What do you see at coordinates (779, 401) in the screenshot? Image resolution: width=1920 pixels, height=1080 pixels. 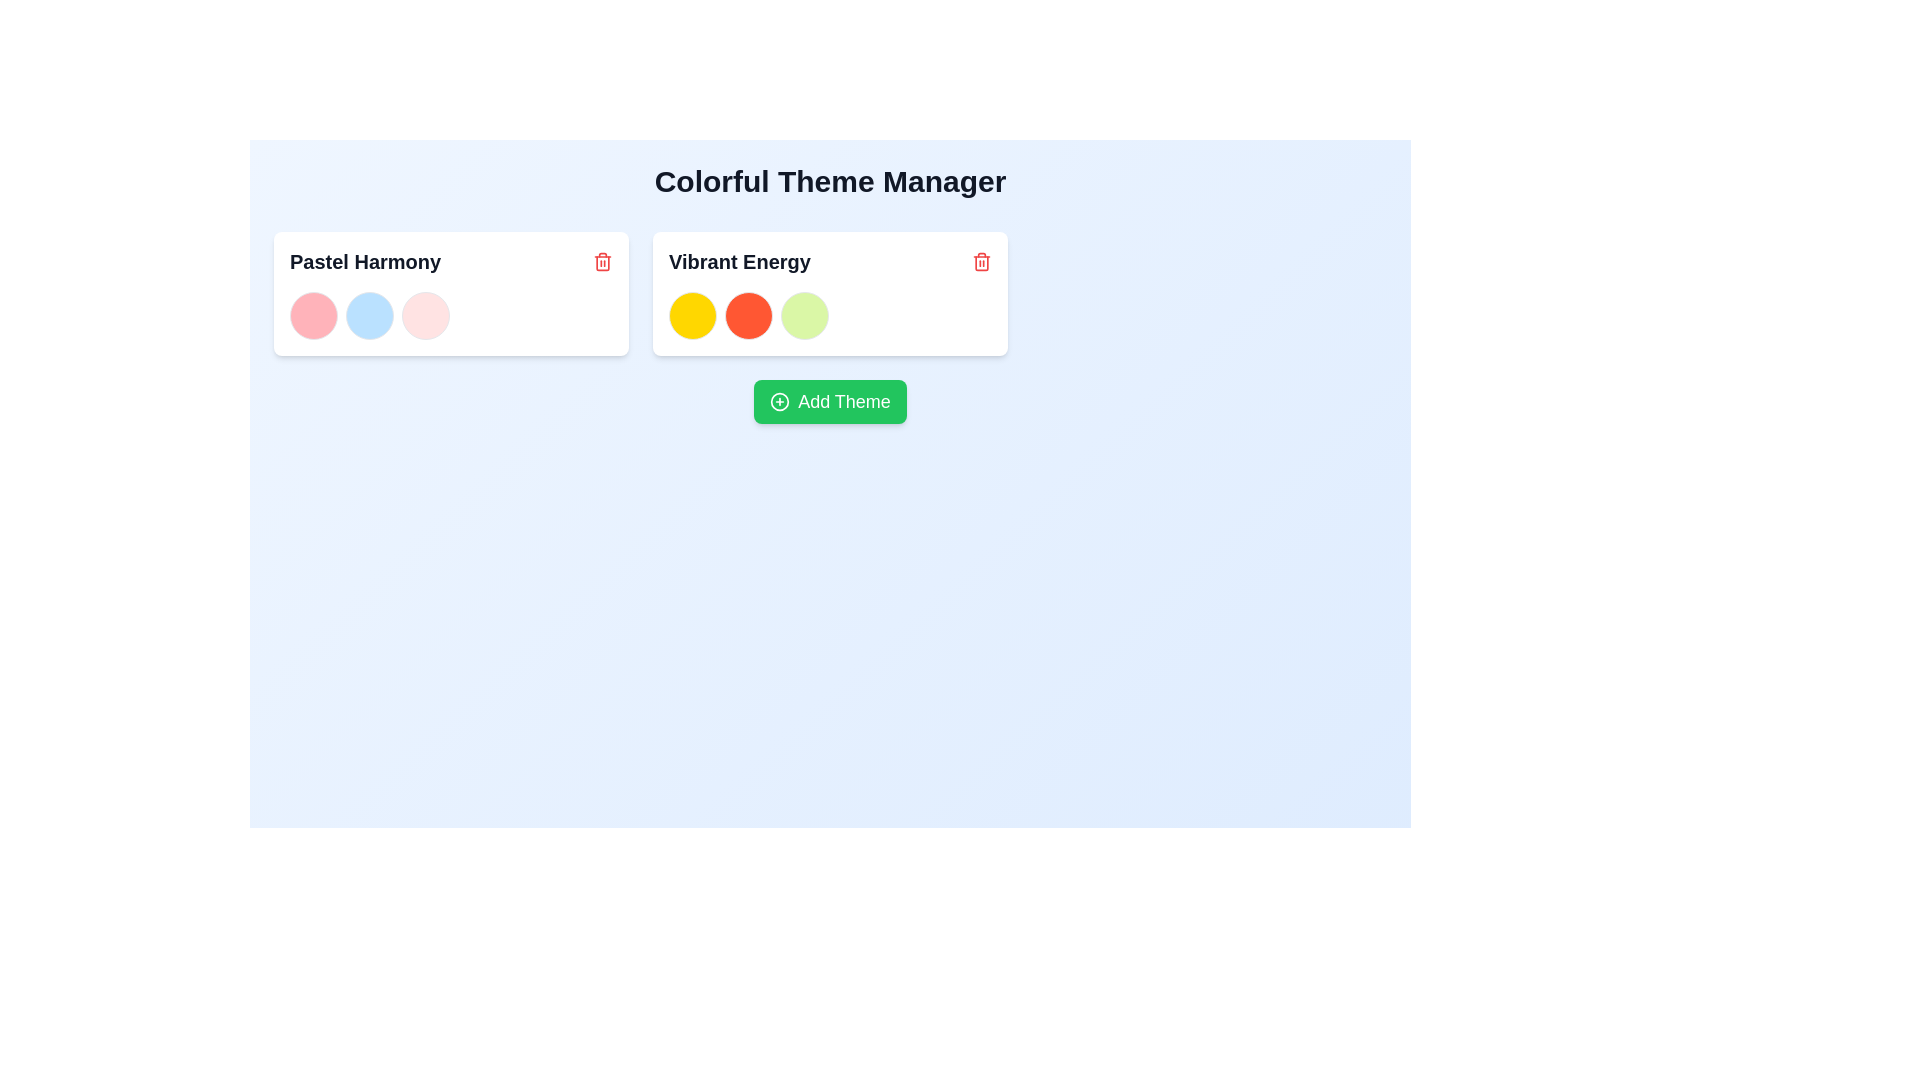 I see `the circular green outlined icon featuring a '+' symbol, located to the left of the 'Add Theme' button` at bounding box center [779, 401].